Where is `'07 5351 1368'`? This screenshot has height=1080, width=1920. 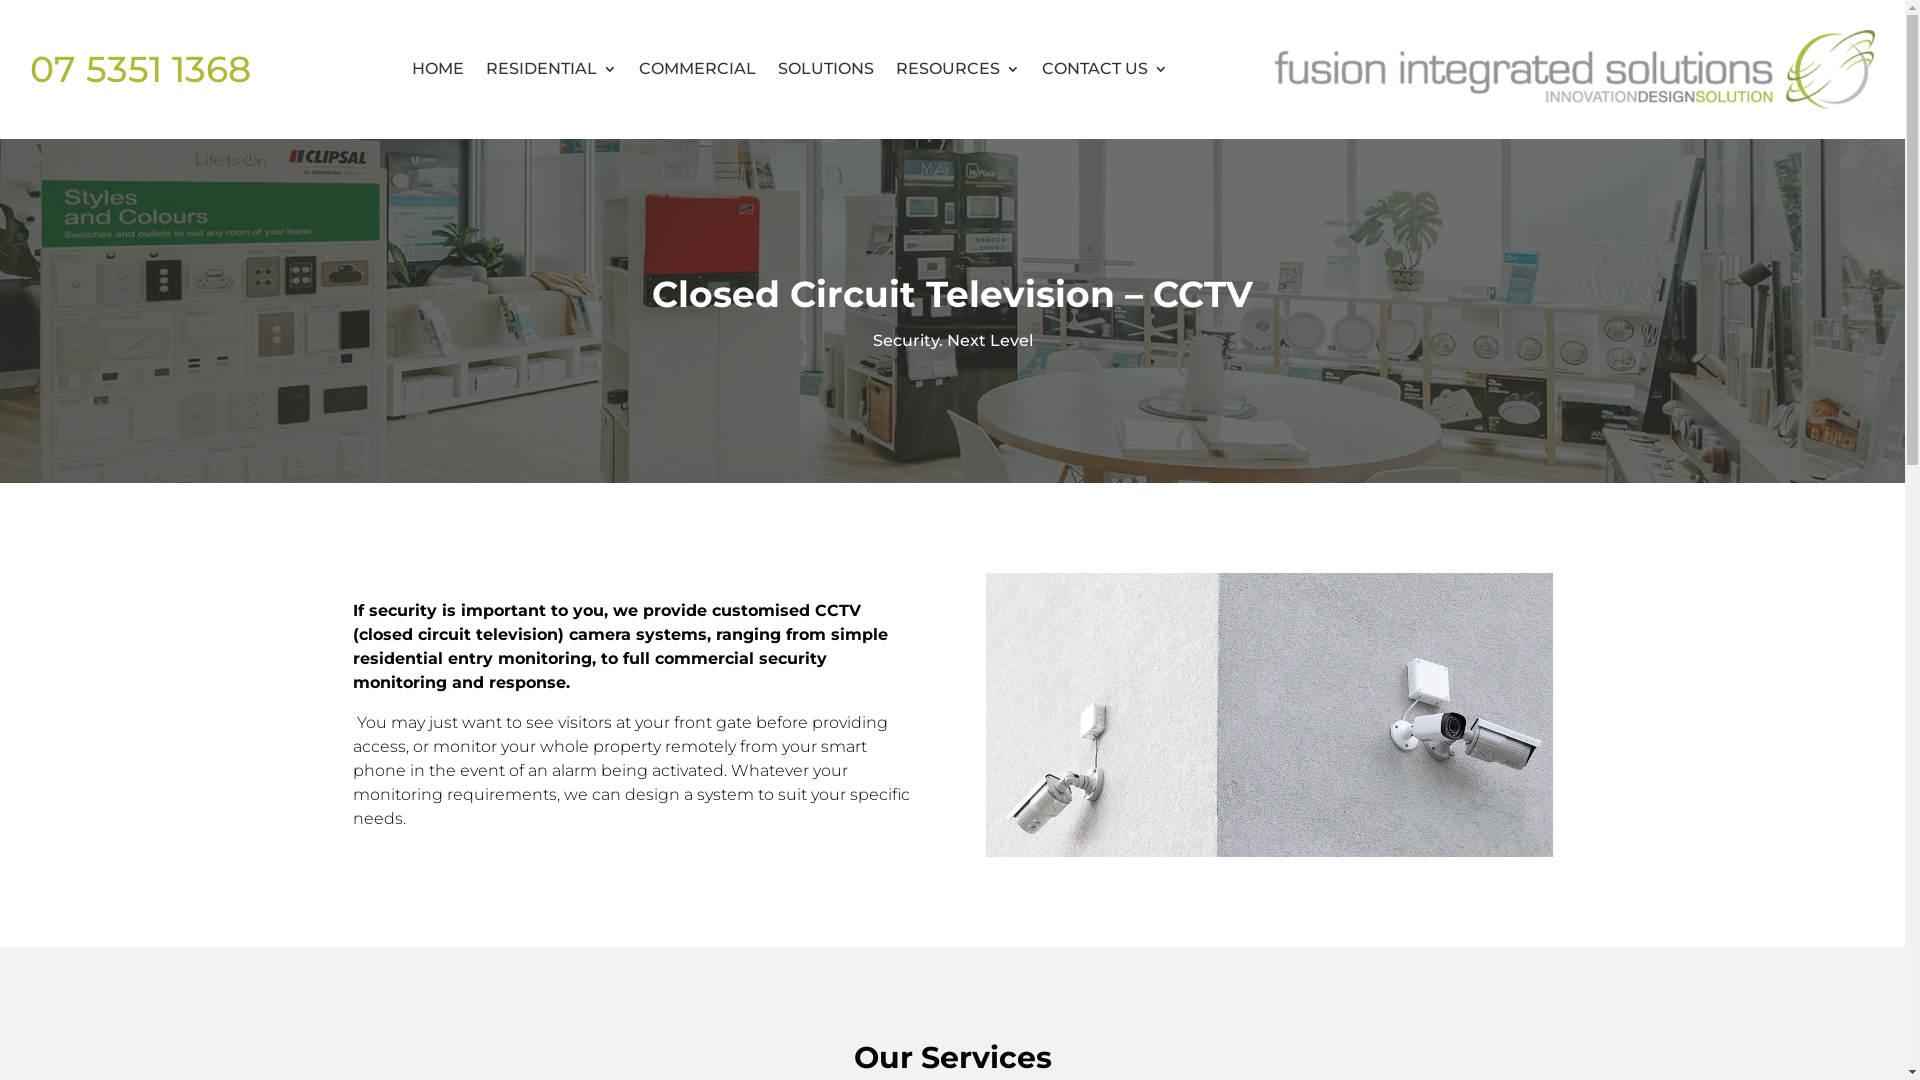
'07 5351 1368' is located at coordinates (139, 68).